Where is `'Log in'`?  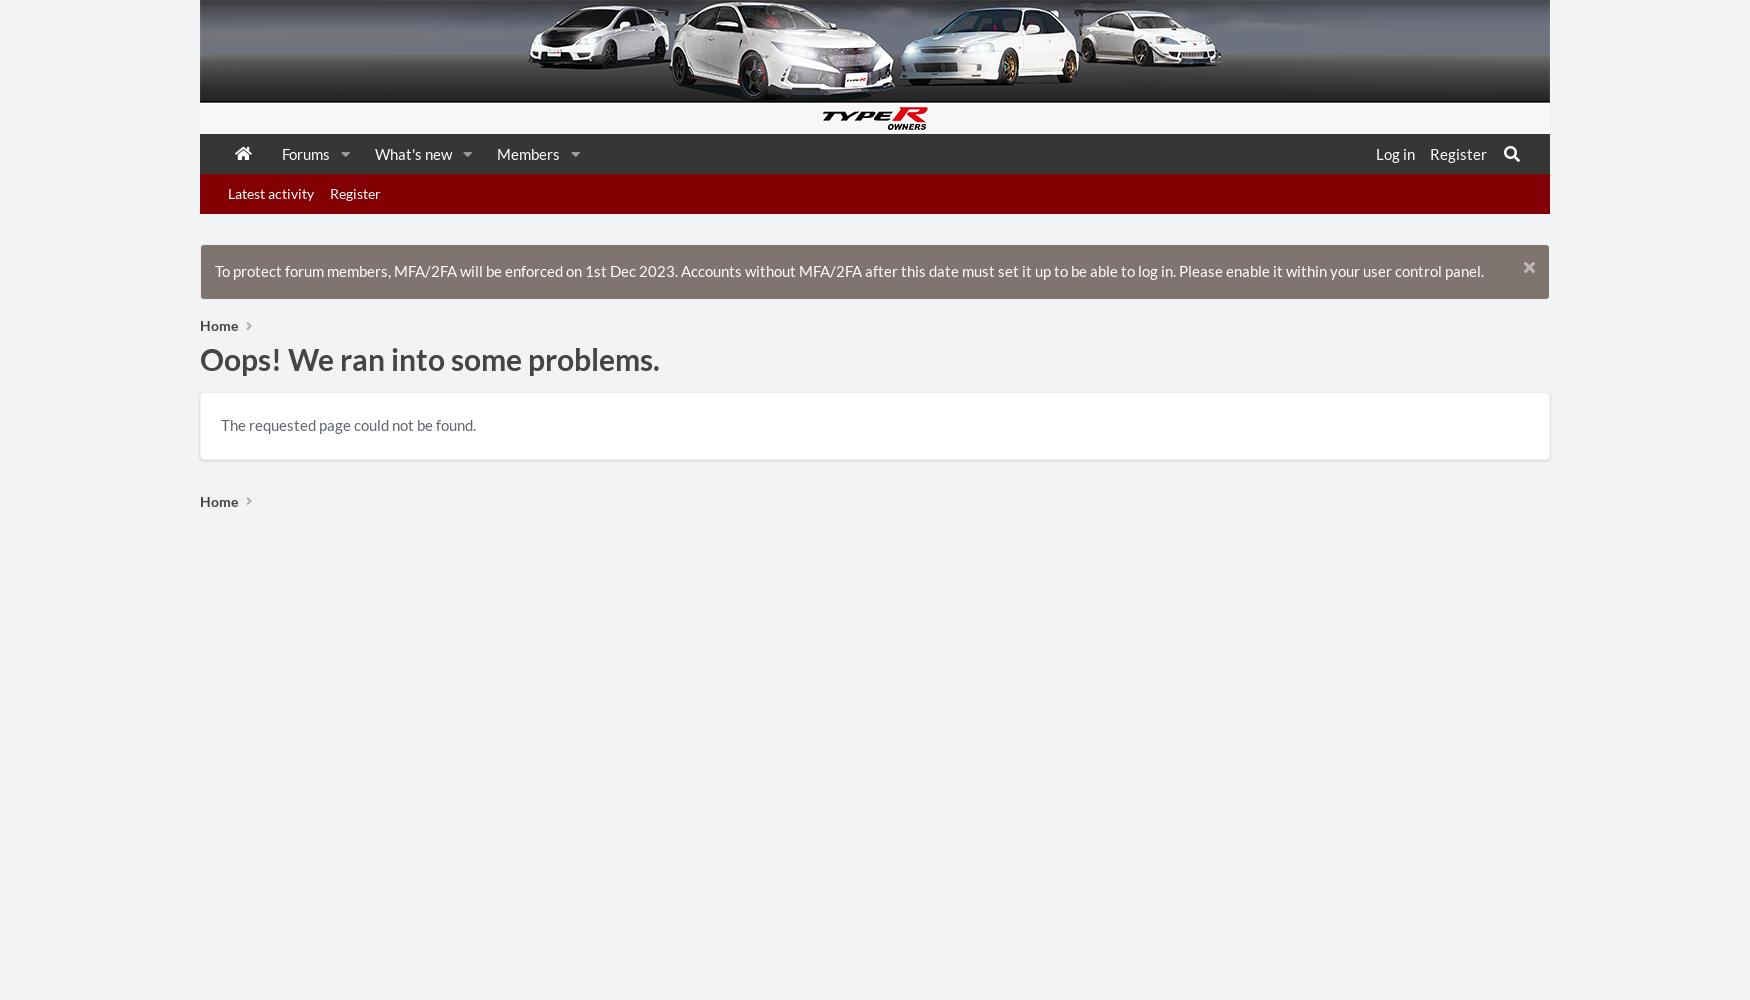 'Log in' is located at coordinates (1393, 154).